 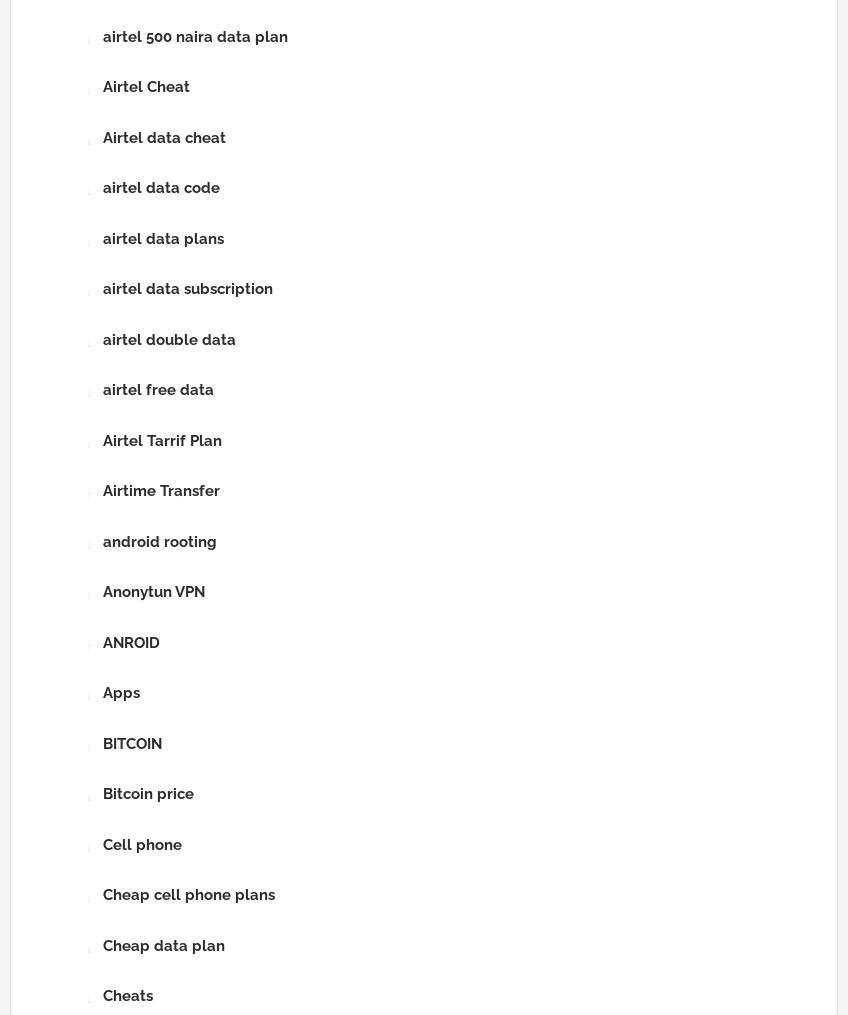 I want to click on 'Airtel Tarrif Plan', so click(x=162, y=439).